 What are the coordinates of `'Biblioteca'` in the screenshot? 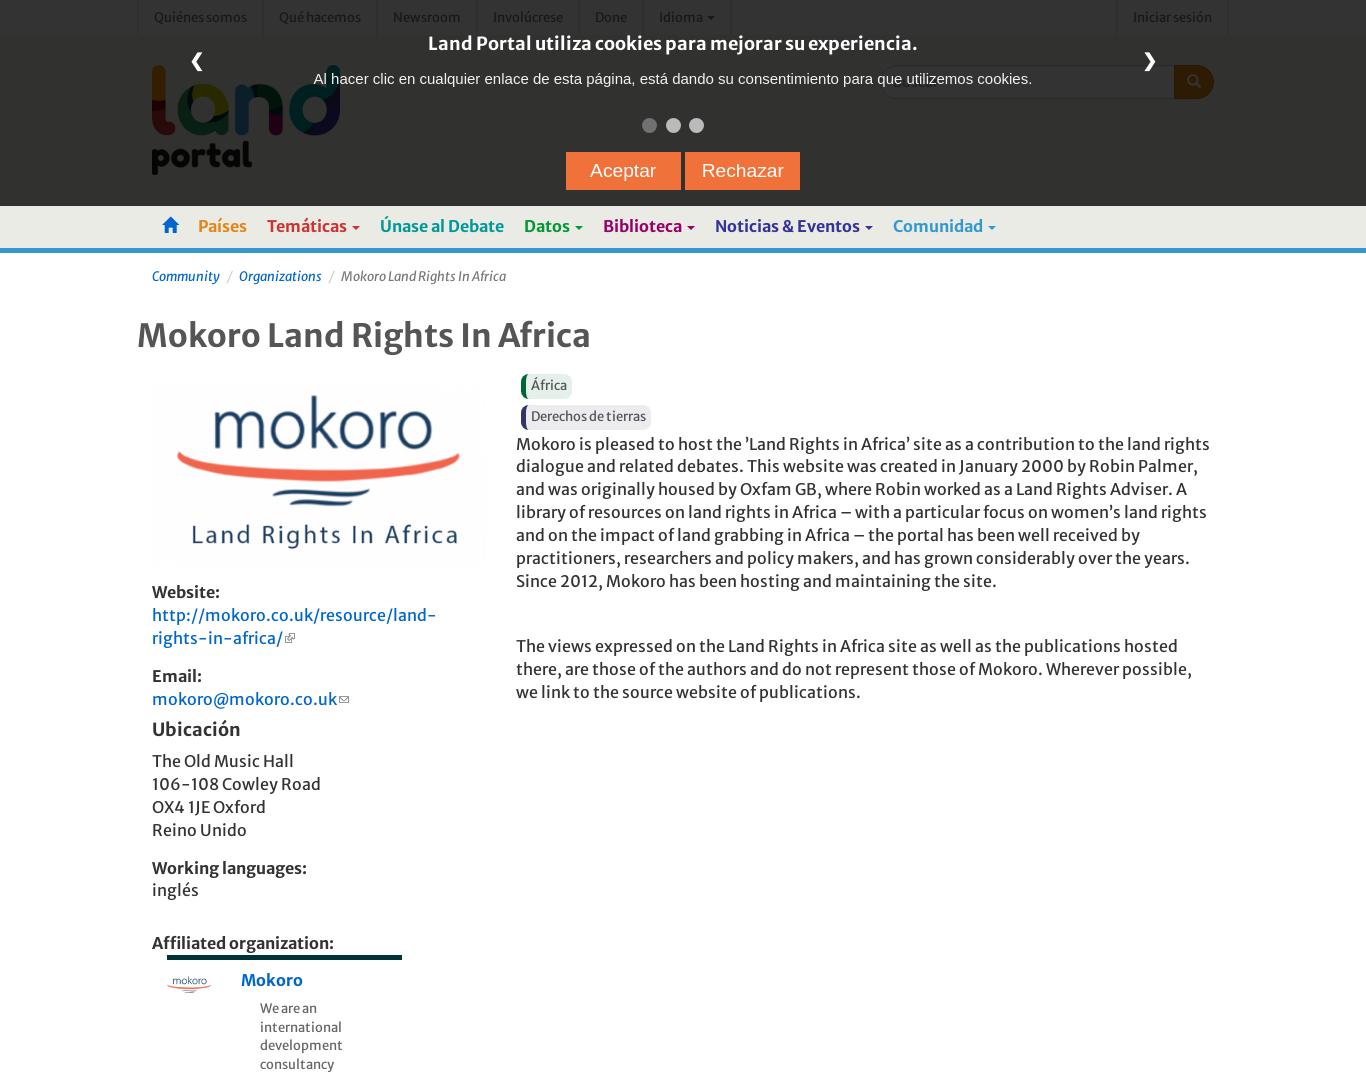 It's located at (600, 225).